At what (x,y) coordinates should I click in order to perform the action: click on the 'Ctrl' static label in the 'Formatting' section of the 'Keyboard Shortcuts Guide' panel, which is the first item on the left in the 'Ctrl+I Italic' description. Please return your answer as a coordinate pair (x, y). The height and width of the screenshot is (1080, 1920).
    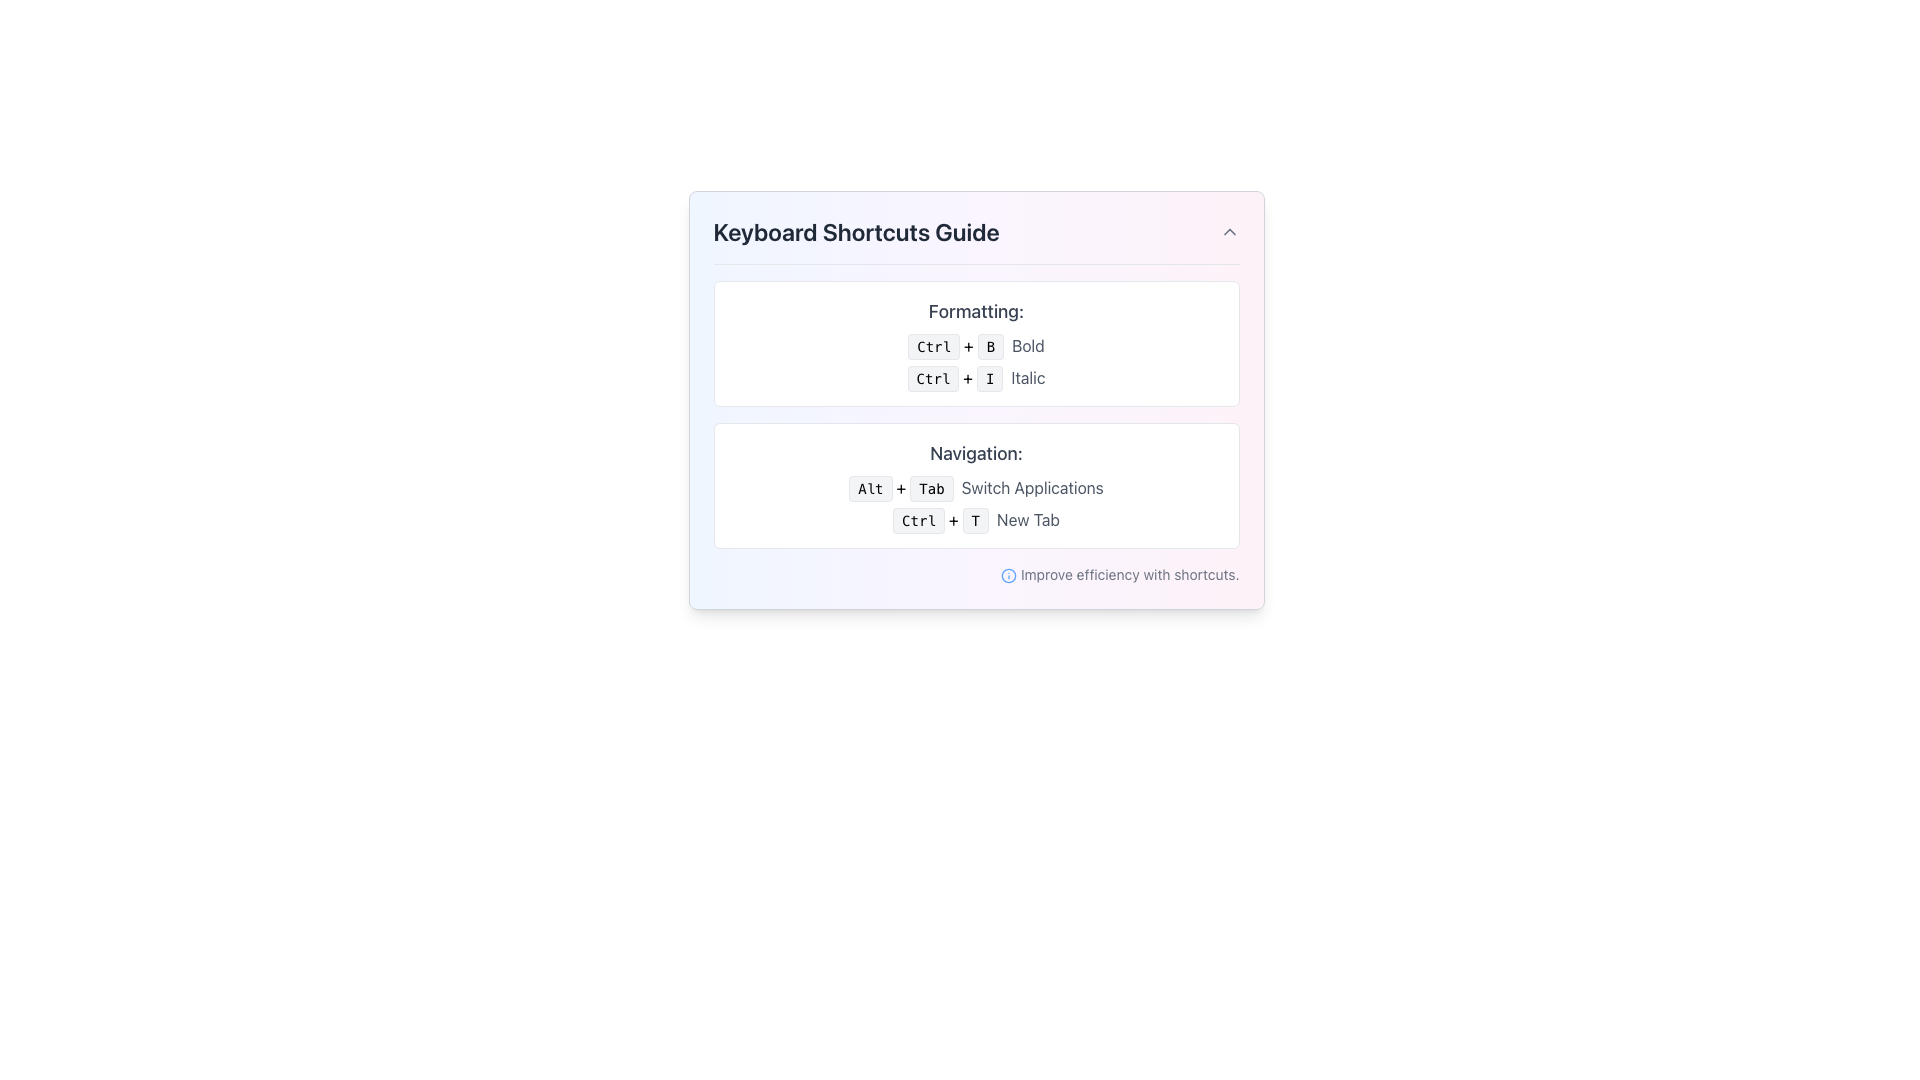
    Looking at the image, I should click on (932, 378).